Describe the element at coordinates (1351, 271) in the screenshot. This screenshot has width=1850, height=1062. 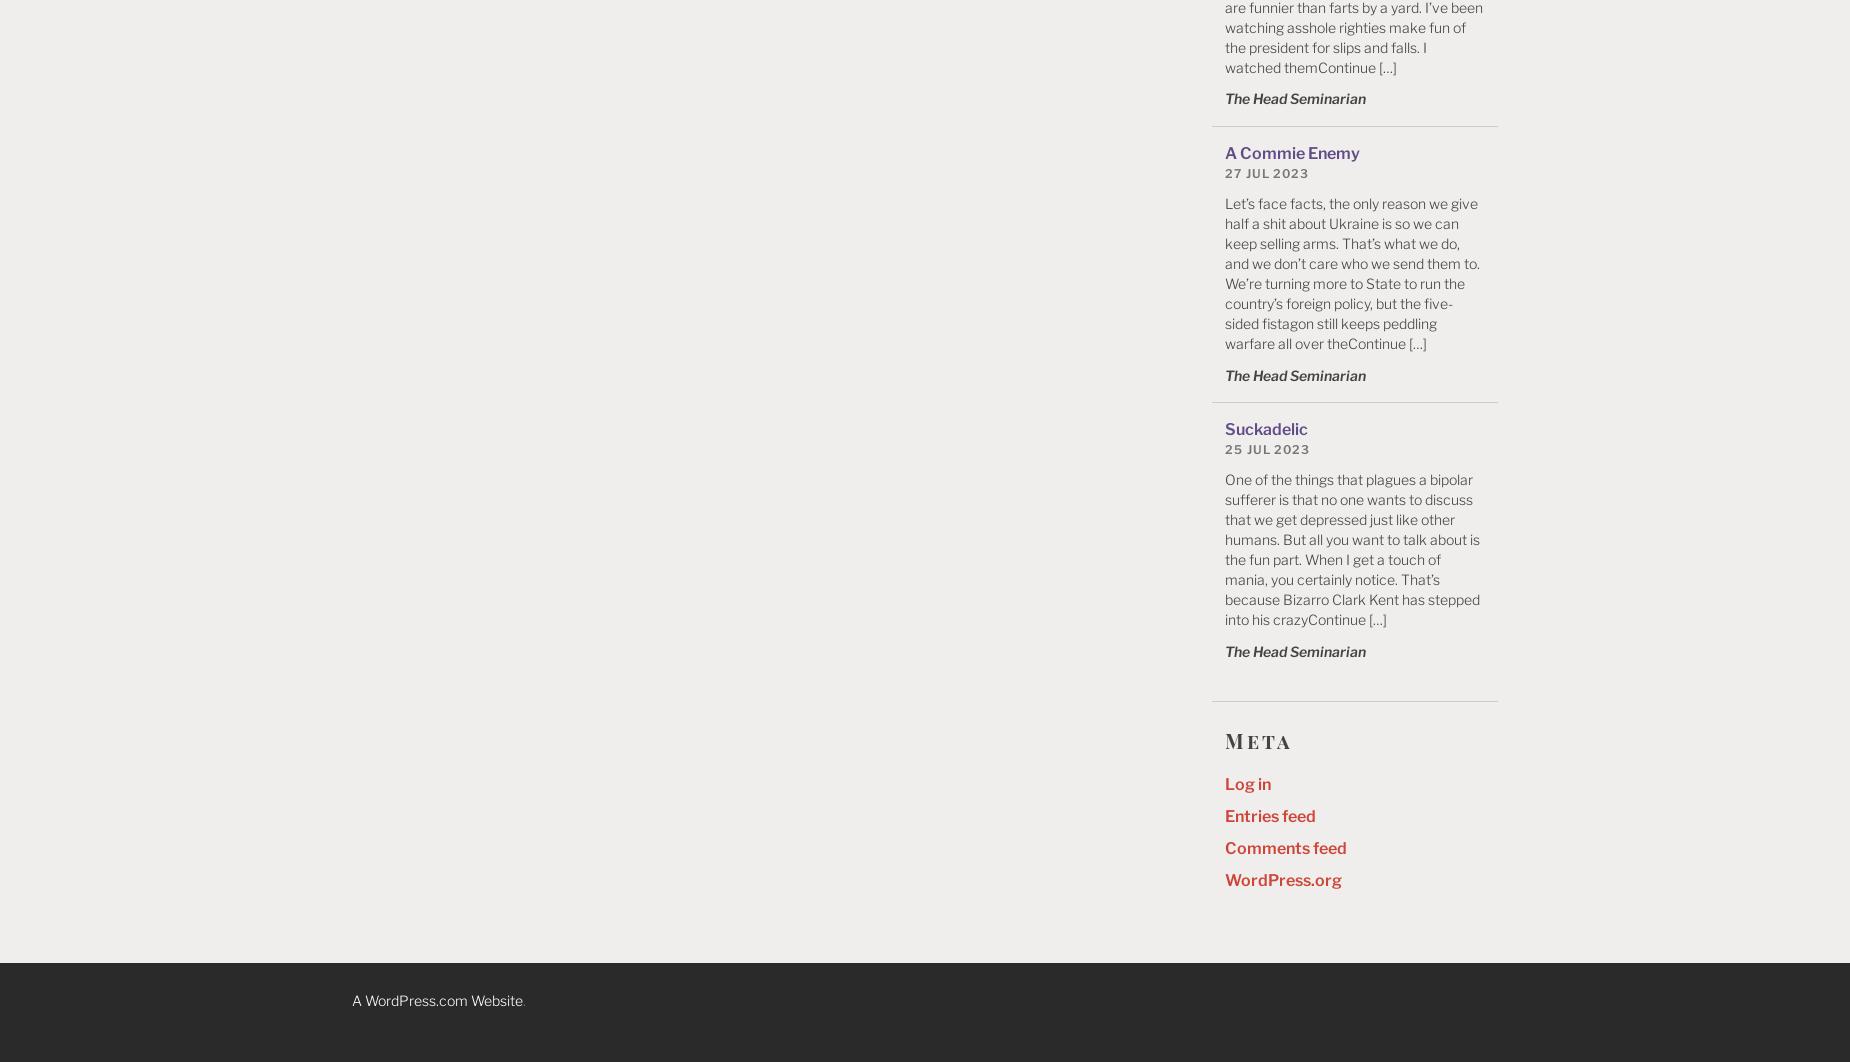
I see `'Let’s face facts, the only reason we give half a shit about Ukraine is so we can keep selling arms. That’s what we do, and we don’t care who we send them to. We’re turning more to State to run the country’s foreign policy, but the five-sided fistagon still keeps peddling warfare all over theContinue […]'` at that location.